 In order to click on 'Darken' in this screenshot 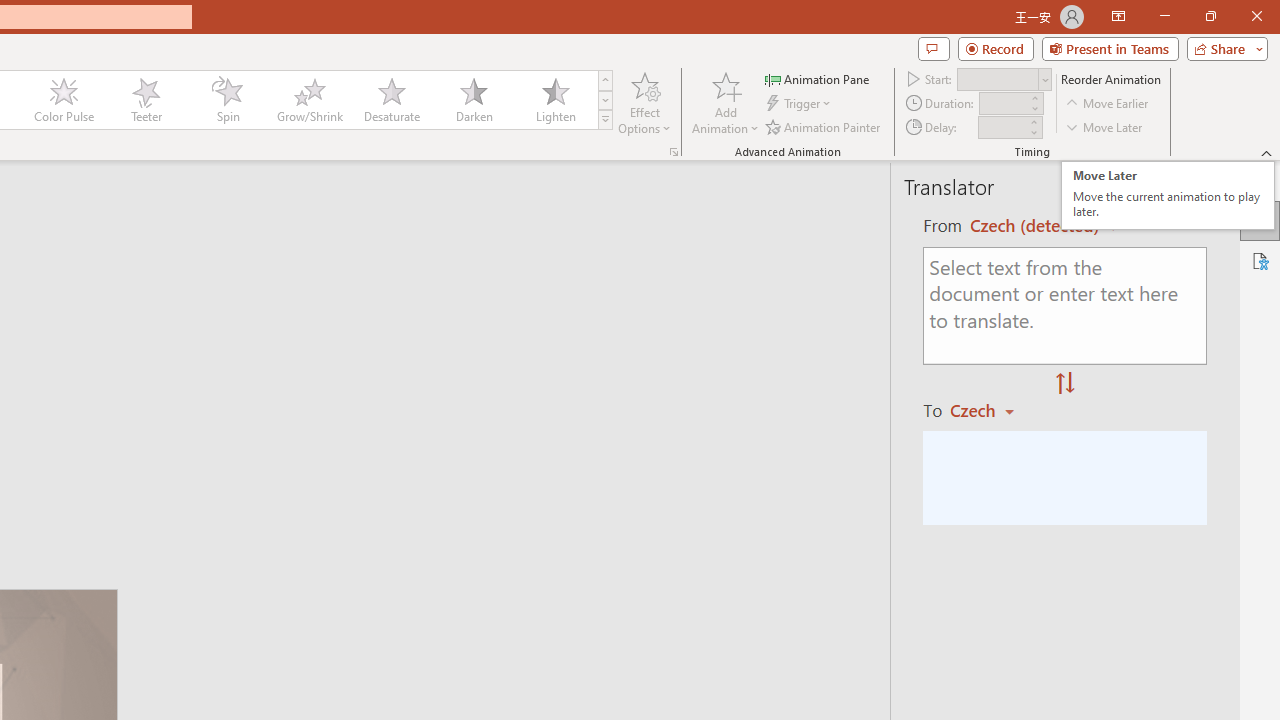, I will do `click(472, 100)`.